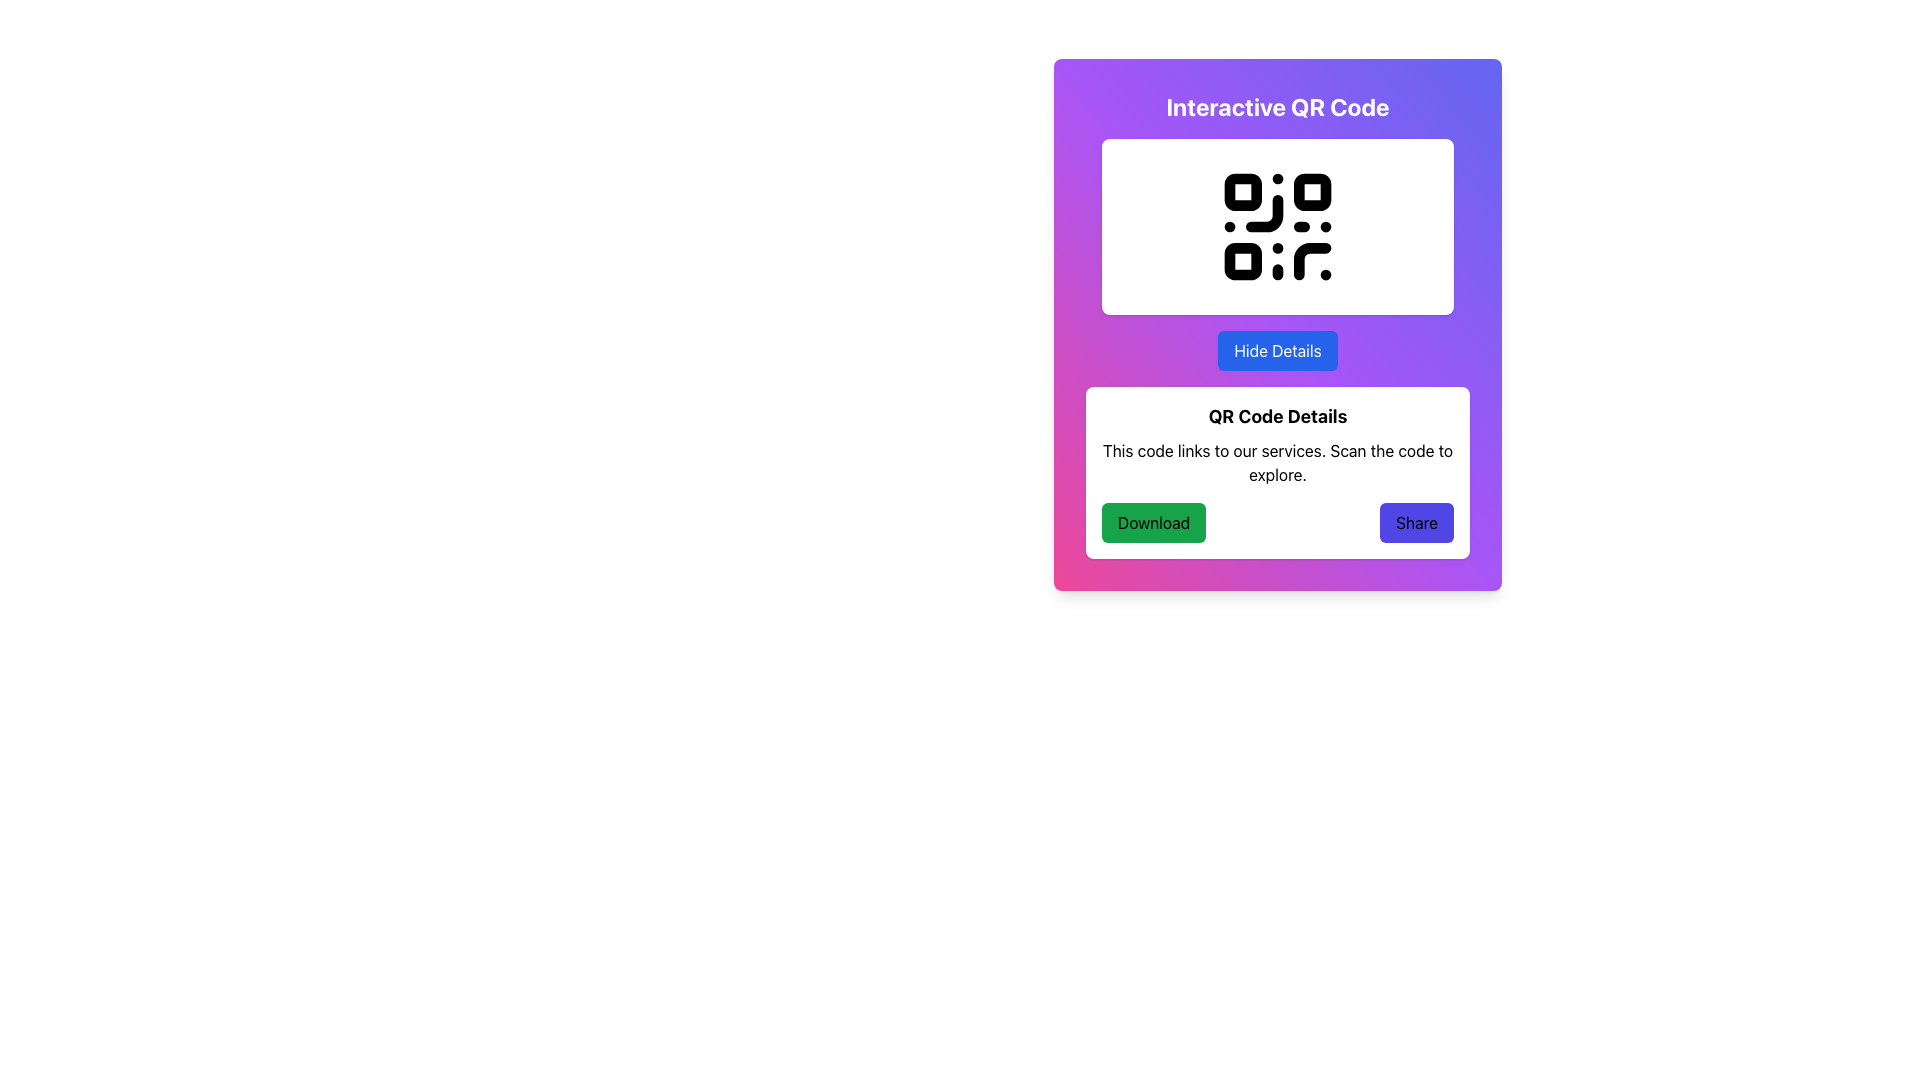 The width and height of the screenshot is (1920, 1080). I want to click on title text label located at the top of the white, rounded rectangle box, which provides context about the details concerning a QR code, so click(1276, 415).